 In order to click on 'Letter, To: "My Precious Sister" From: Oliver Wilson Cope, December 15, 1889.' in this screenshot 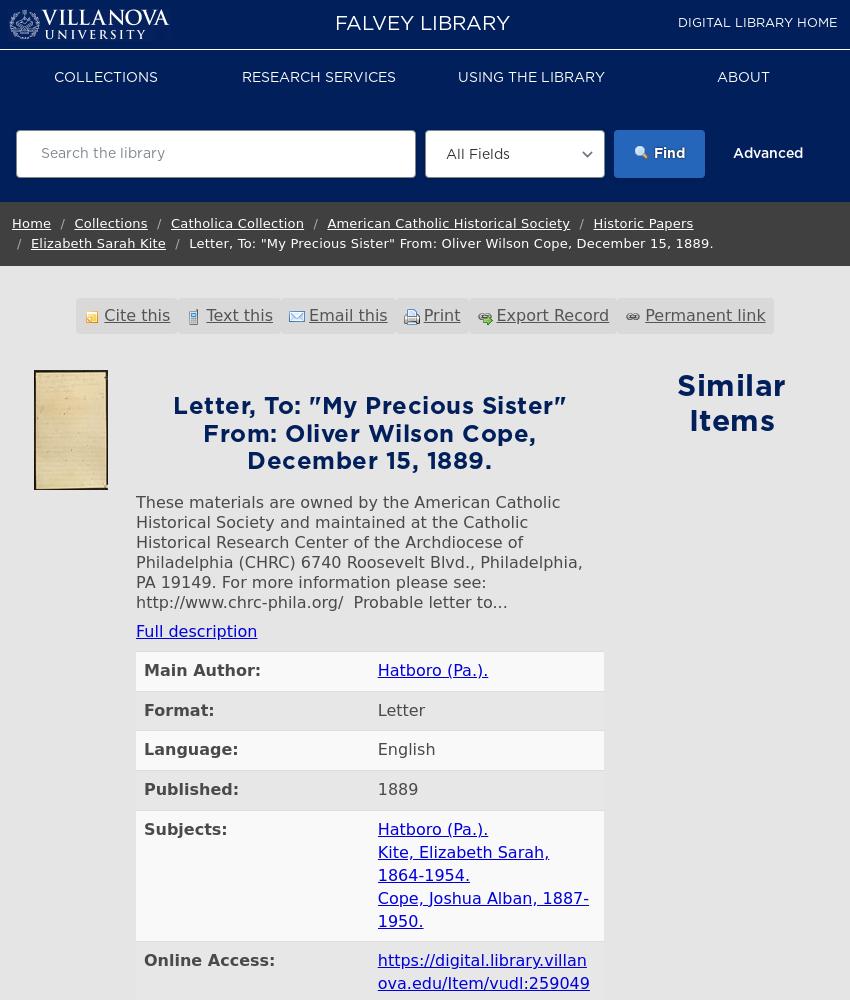, I will do `click(450, 242)`.